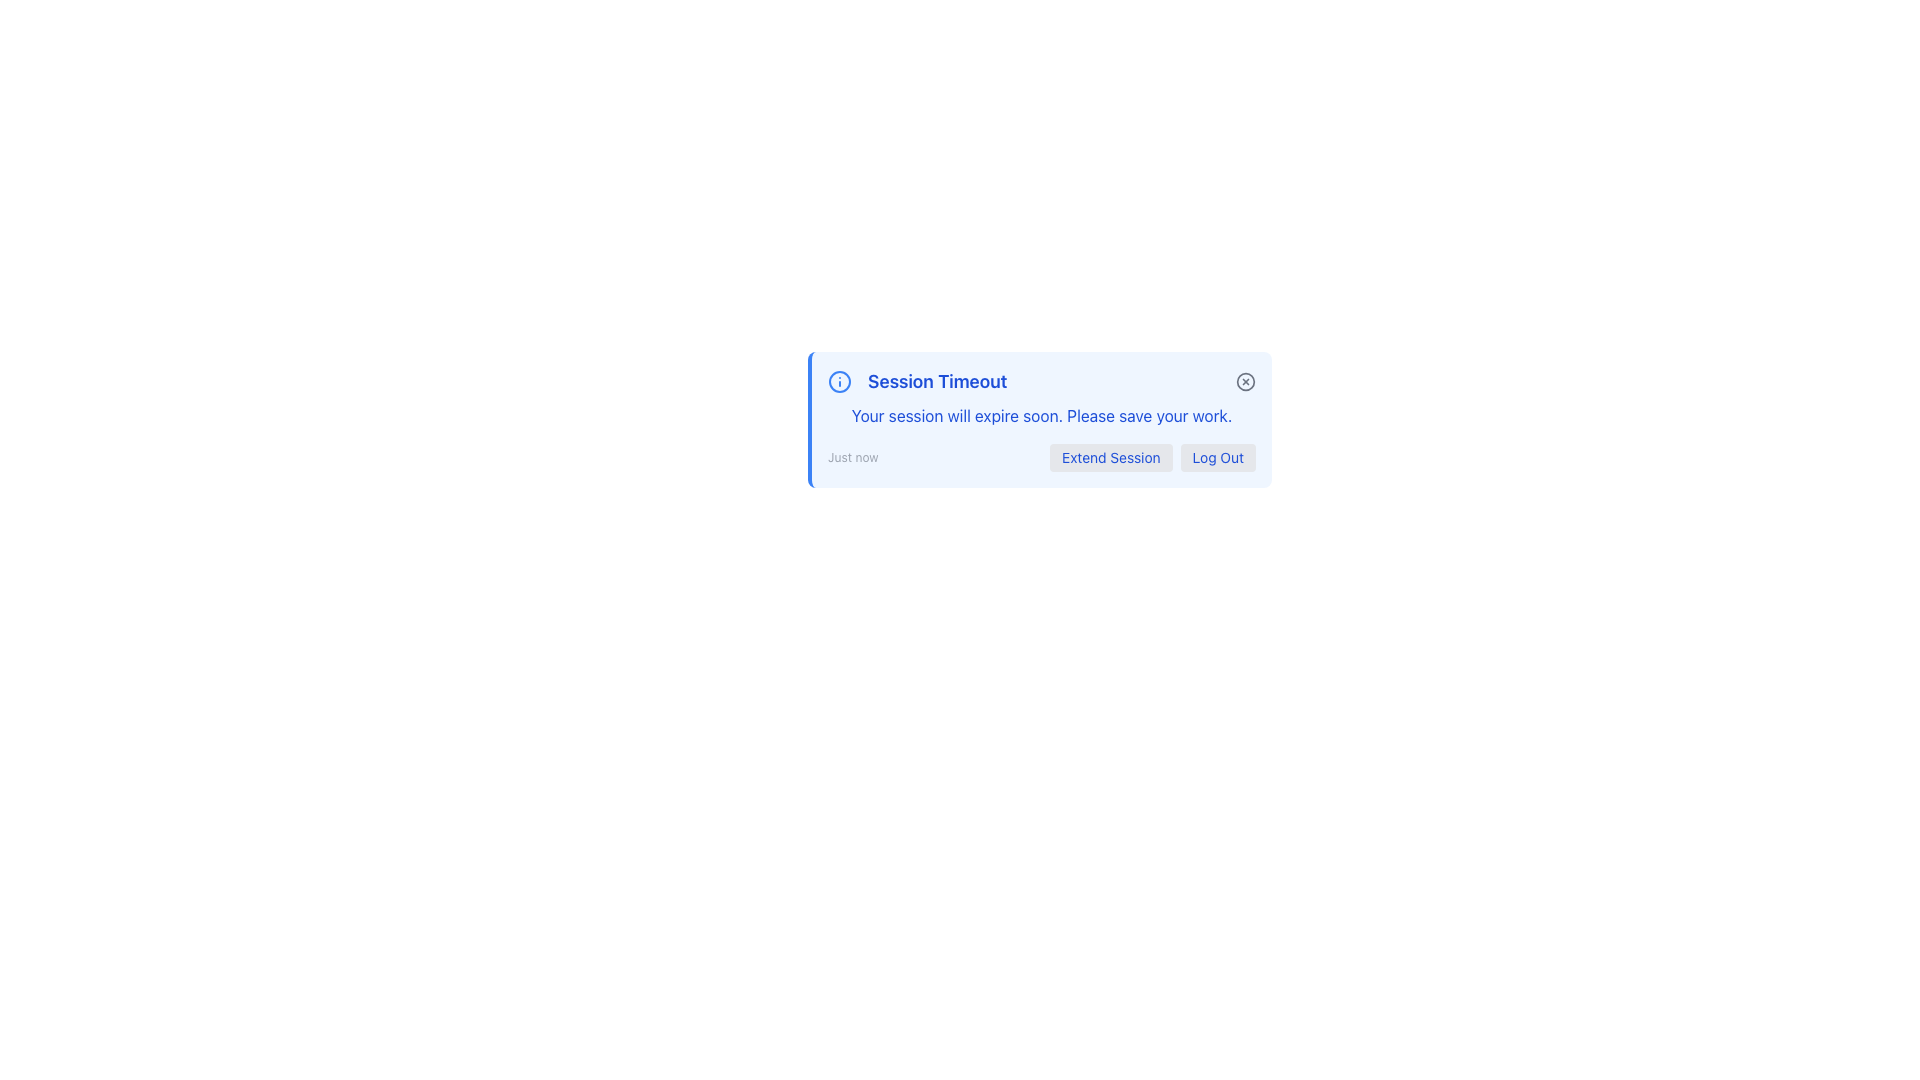 This screenshot has height=1080, width=1920. What do you see at coordinates (1217, 458) in the screenshot?
I see `the 'Log Out' button, which is styled with a light gray background and blue text, located in the top-right portion of the view under a session timeout notification` at bounding box center [1217, 458].